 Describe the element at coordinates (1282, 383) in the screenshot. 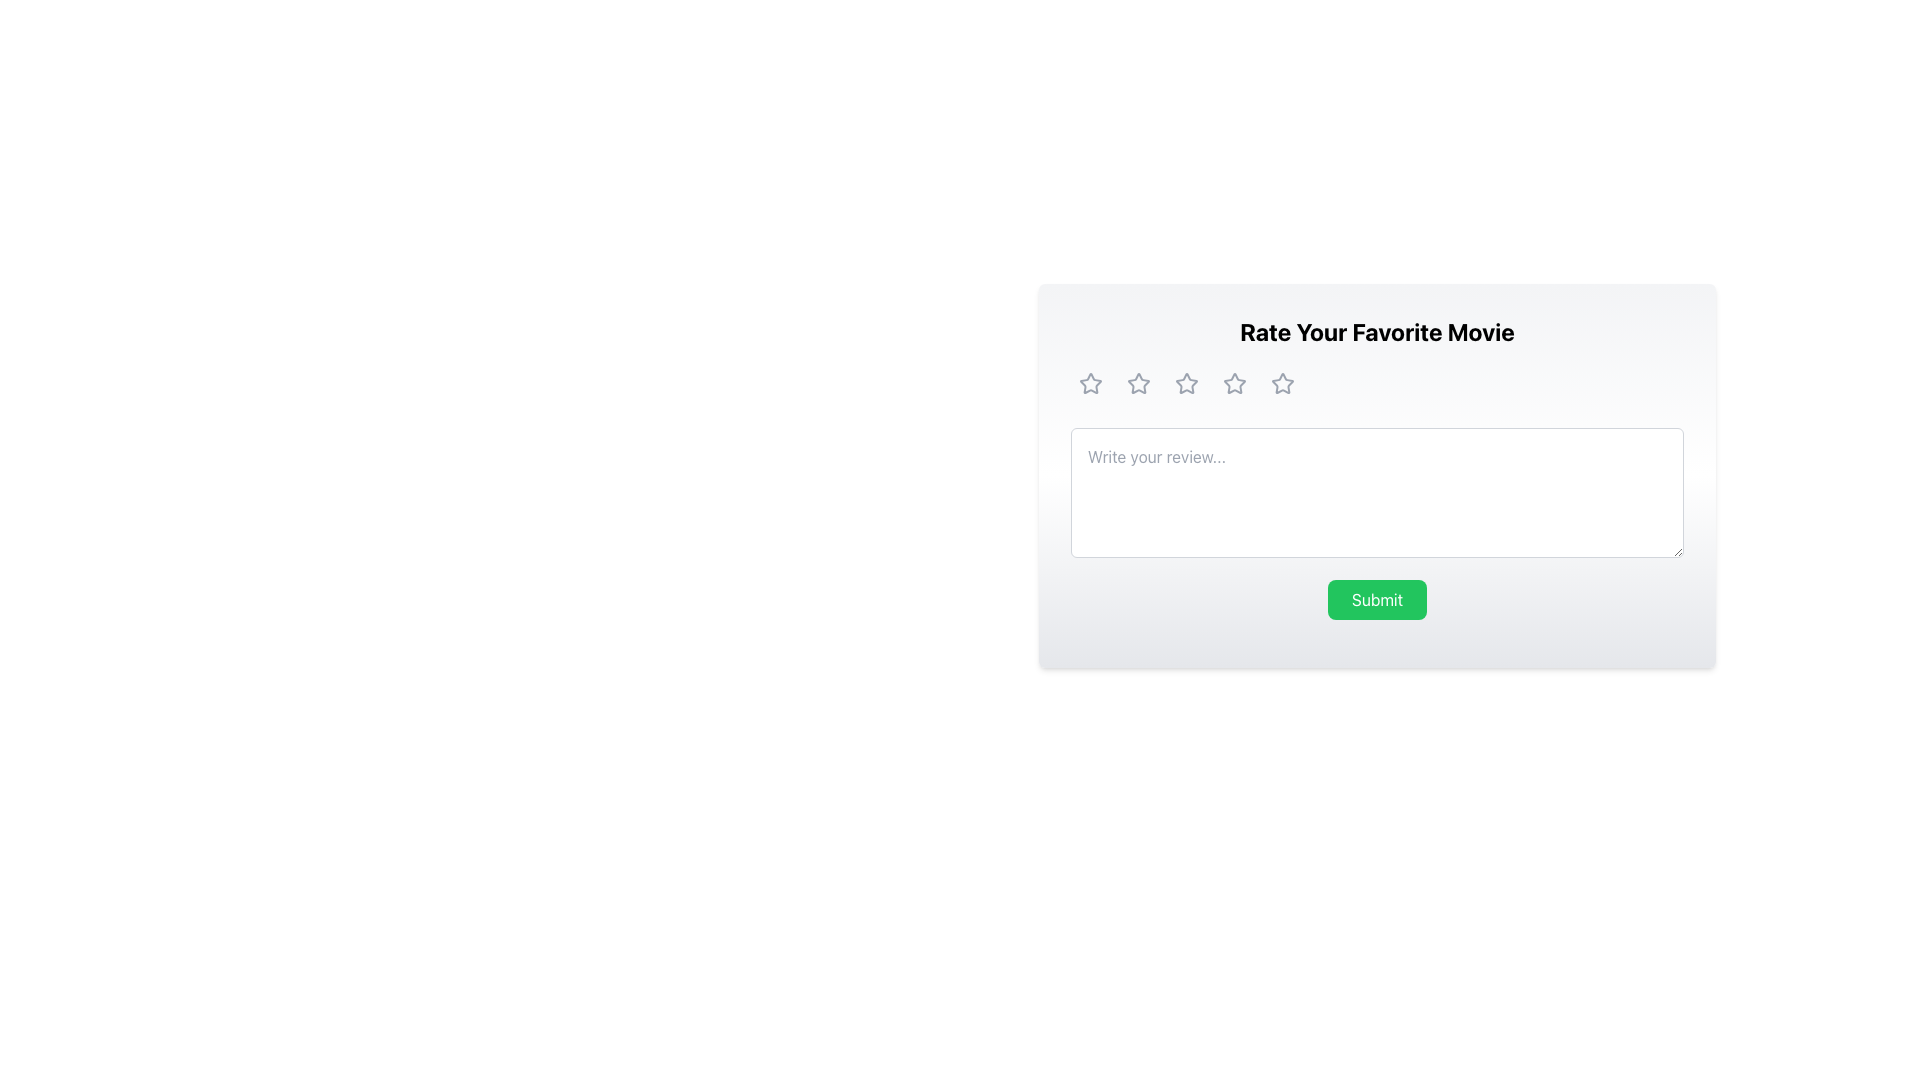

I see `the fifth star icon in the rating system` at that location.